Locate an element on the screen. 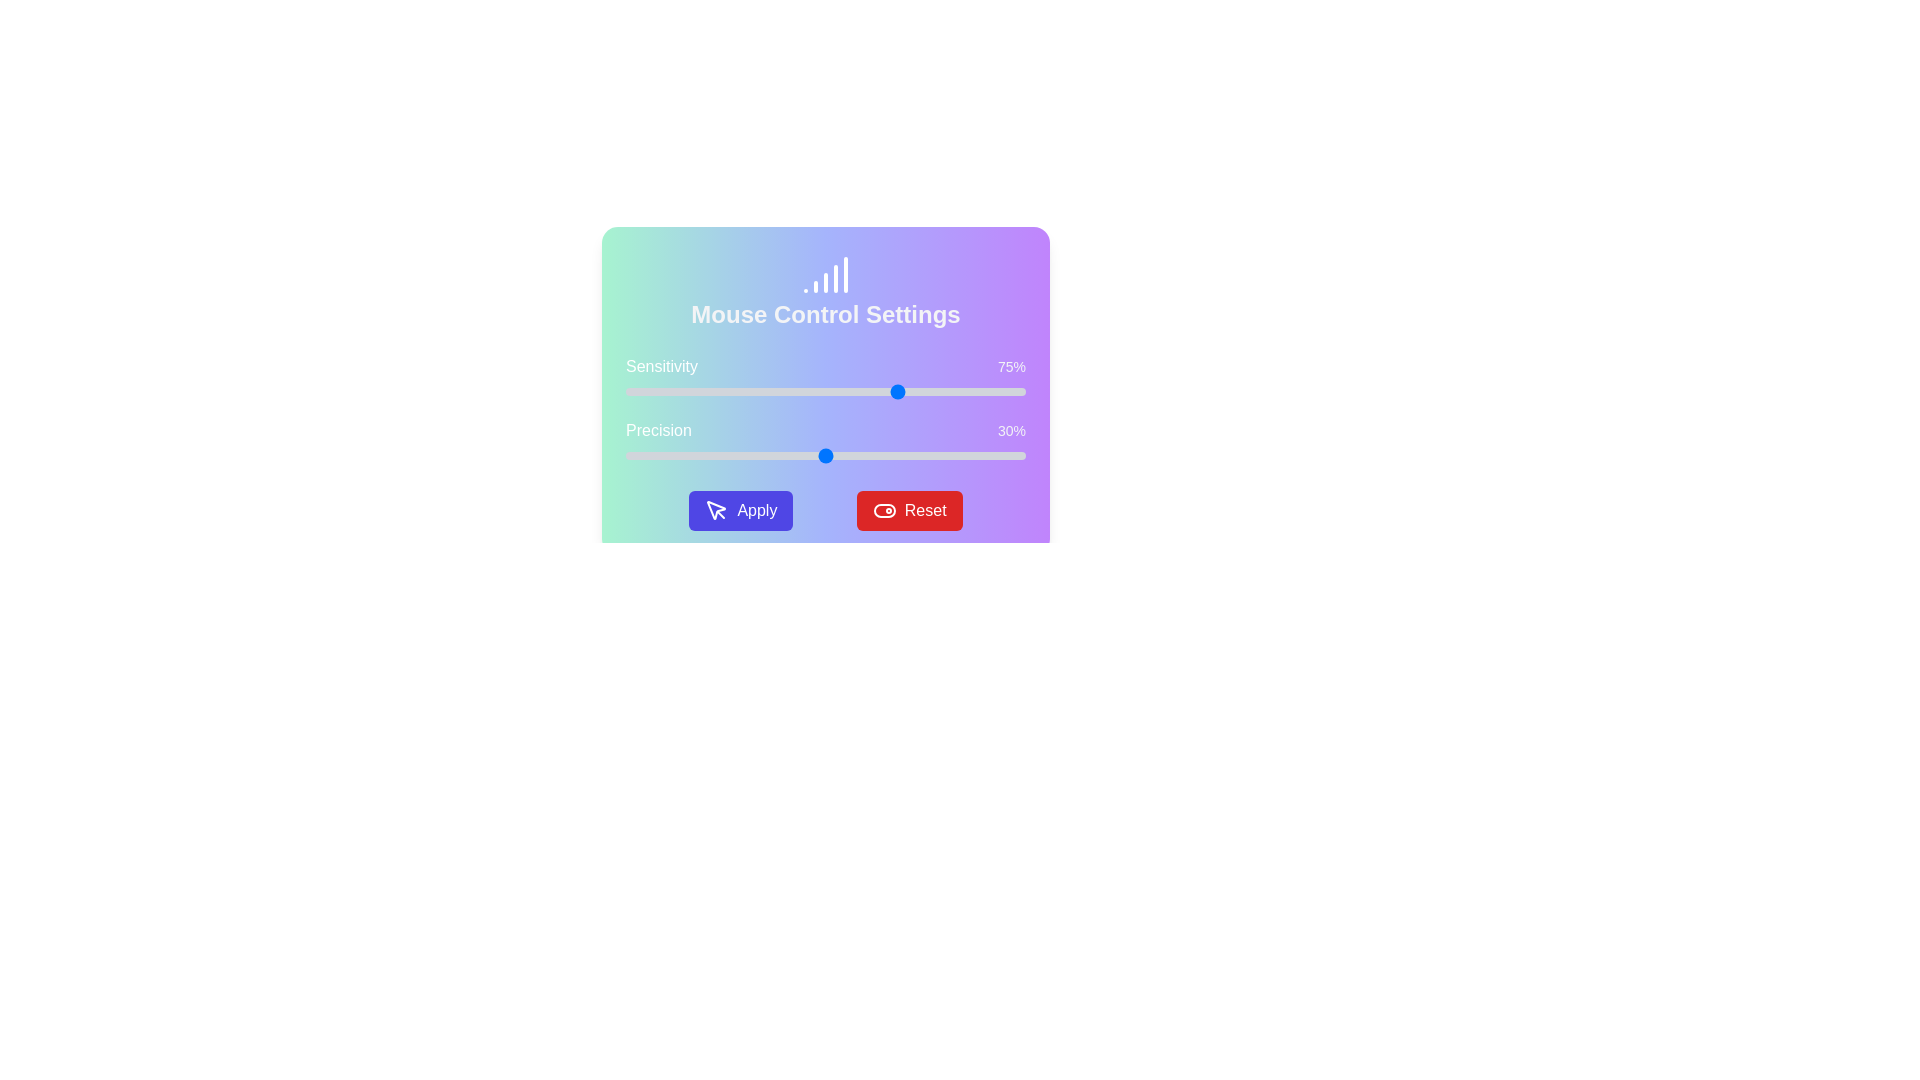 Image resolution: width=1920 pixels, height=1080 pixels. the mouse pointer icon located within the 'Apply' button is located at coordinates (717, 509).